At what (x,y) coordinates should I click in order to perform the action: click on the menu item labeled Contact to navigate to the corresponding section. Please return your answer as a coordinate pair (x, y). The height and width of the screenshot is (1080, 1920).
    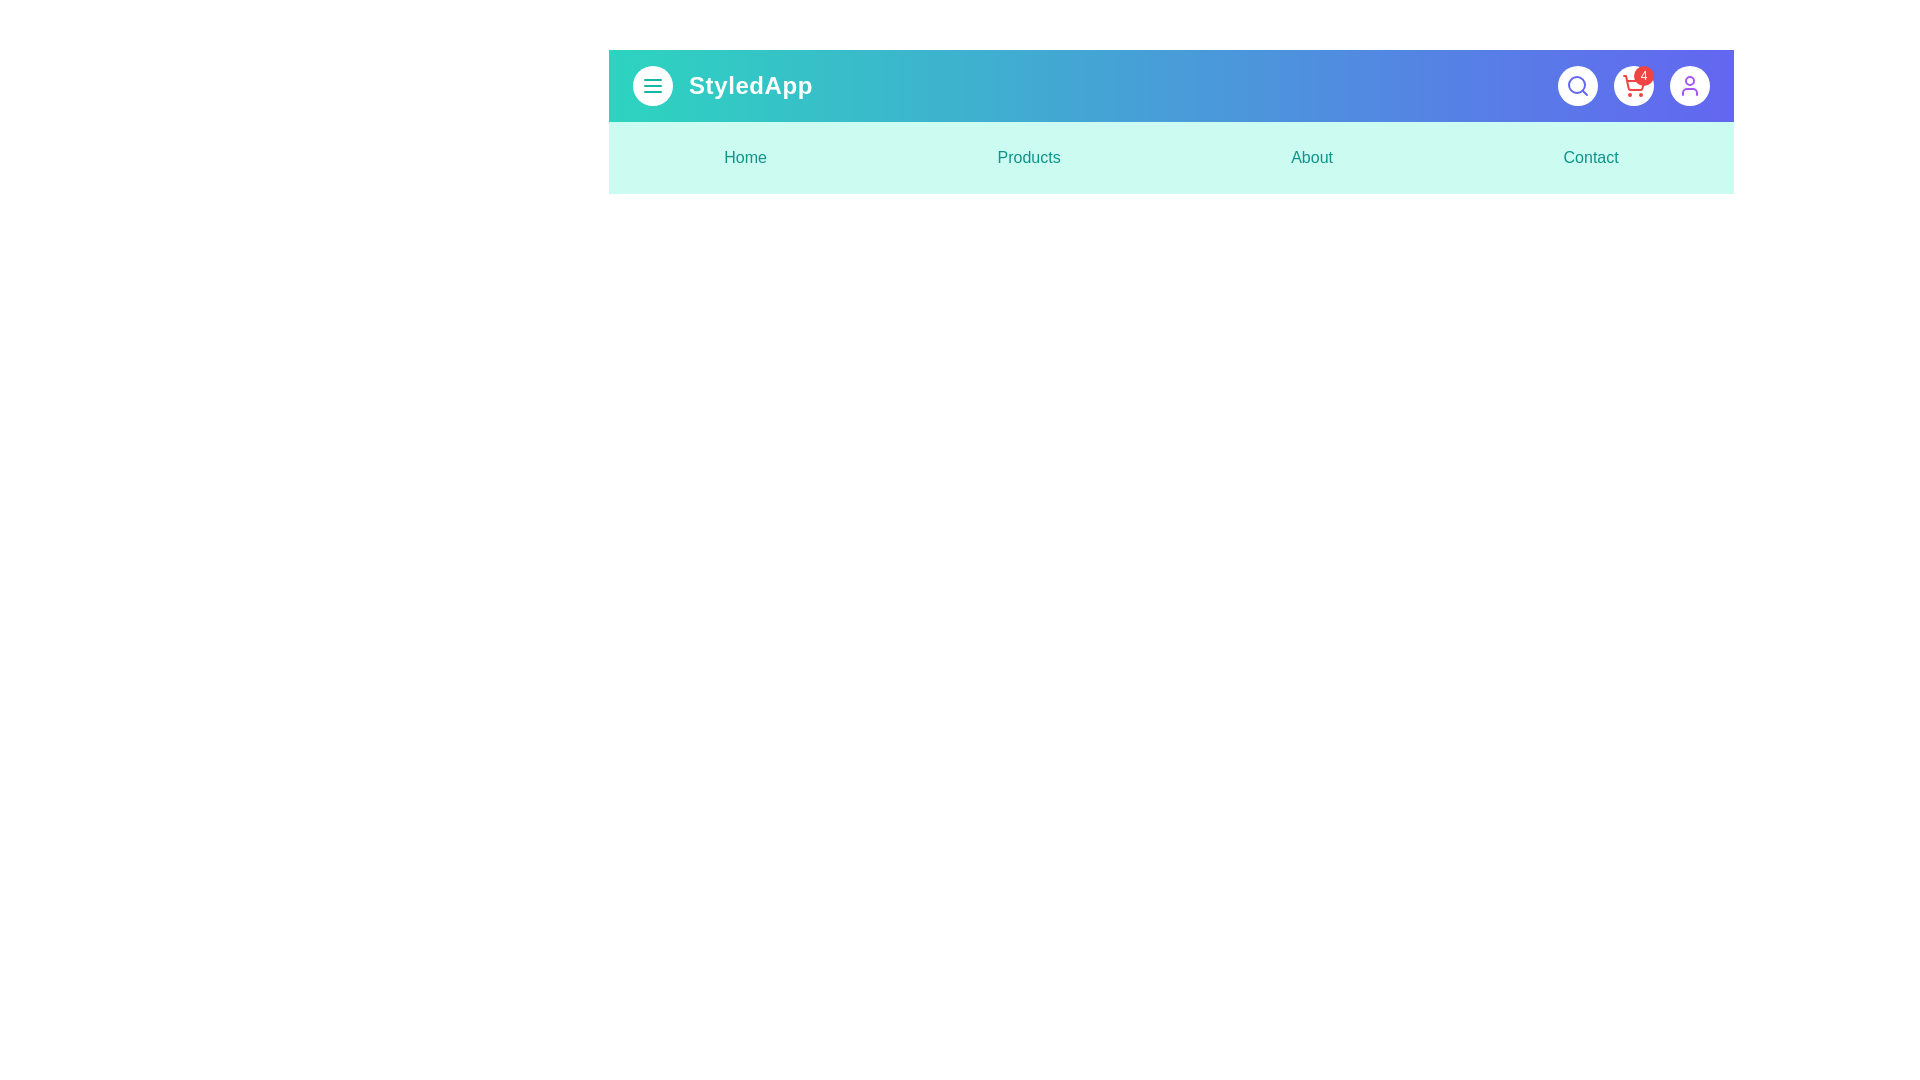
    Looking at the image, I should click on (1589, 157).